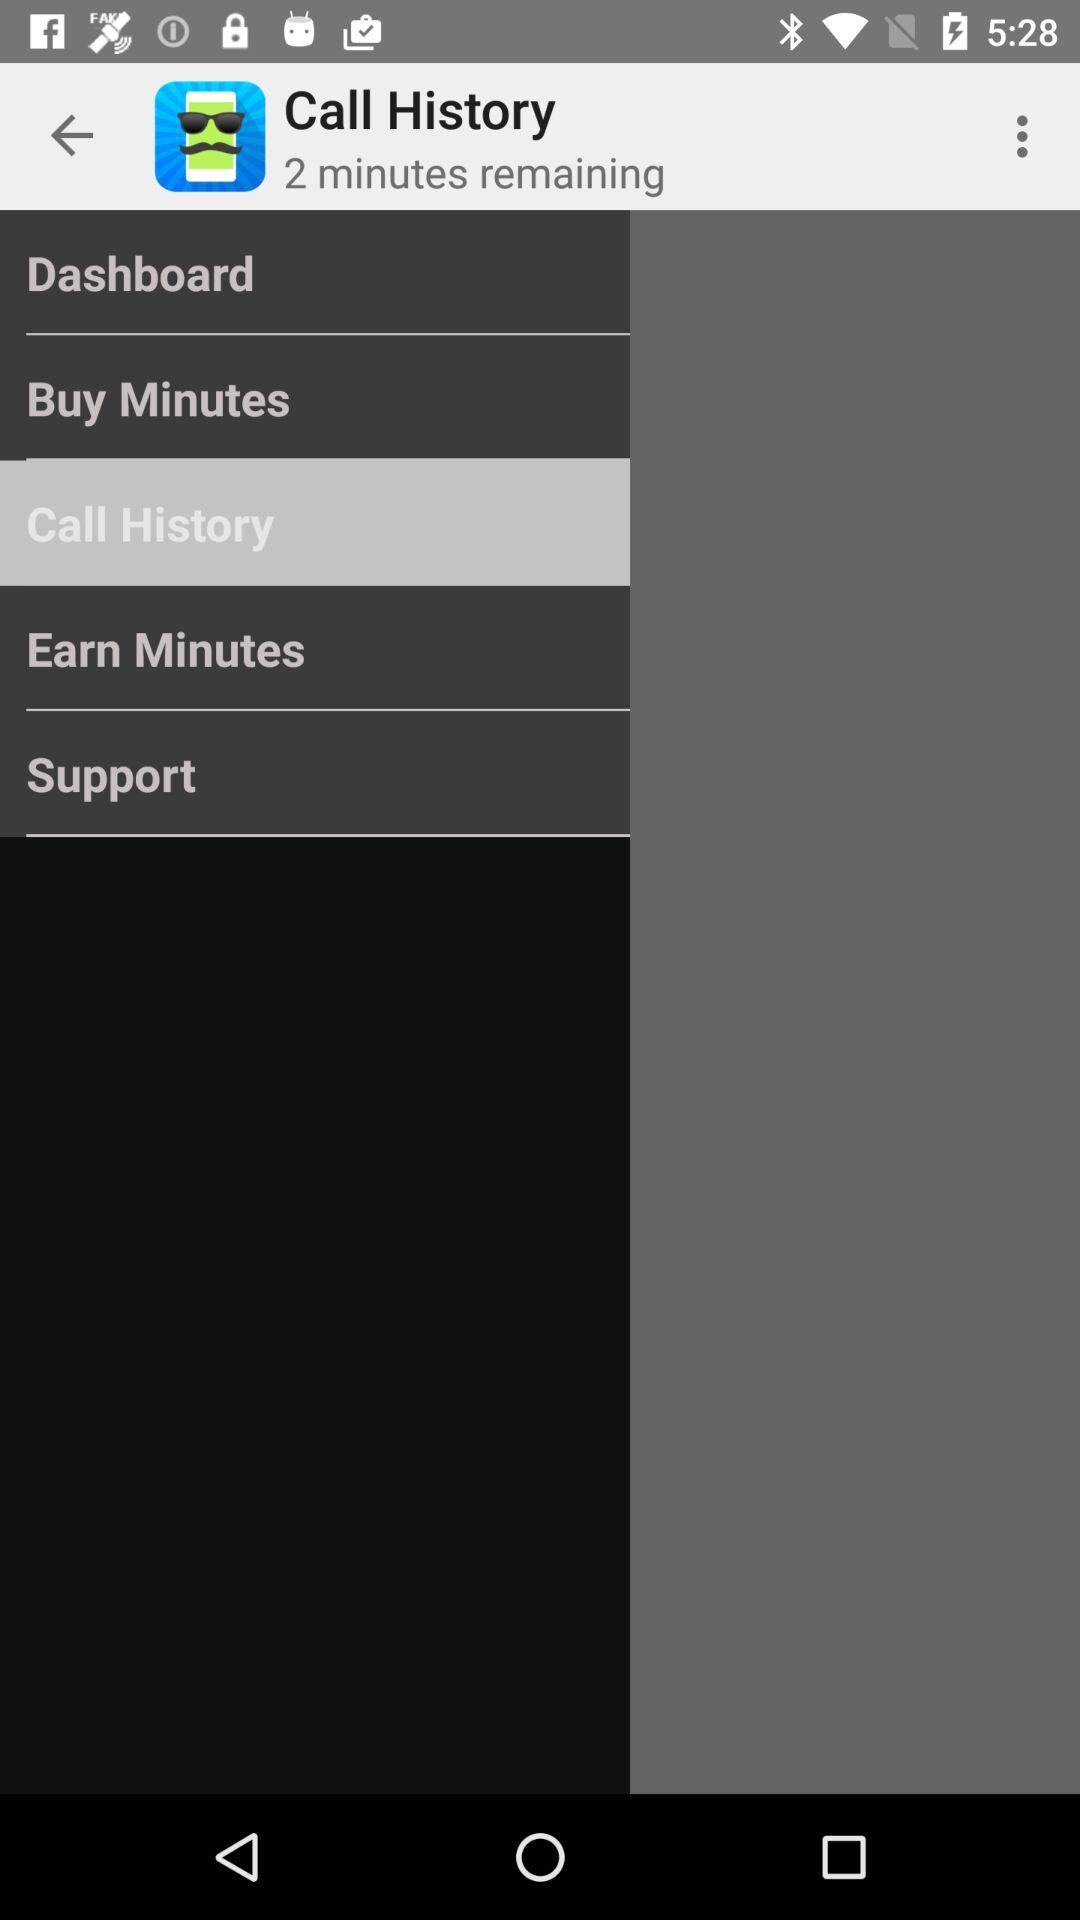  What do you see at coordinates (315, 272) in the screenshot?
I see `dashboard` at bounding box center [315, 272].